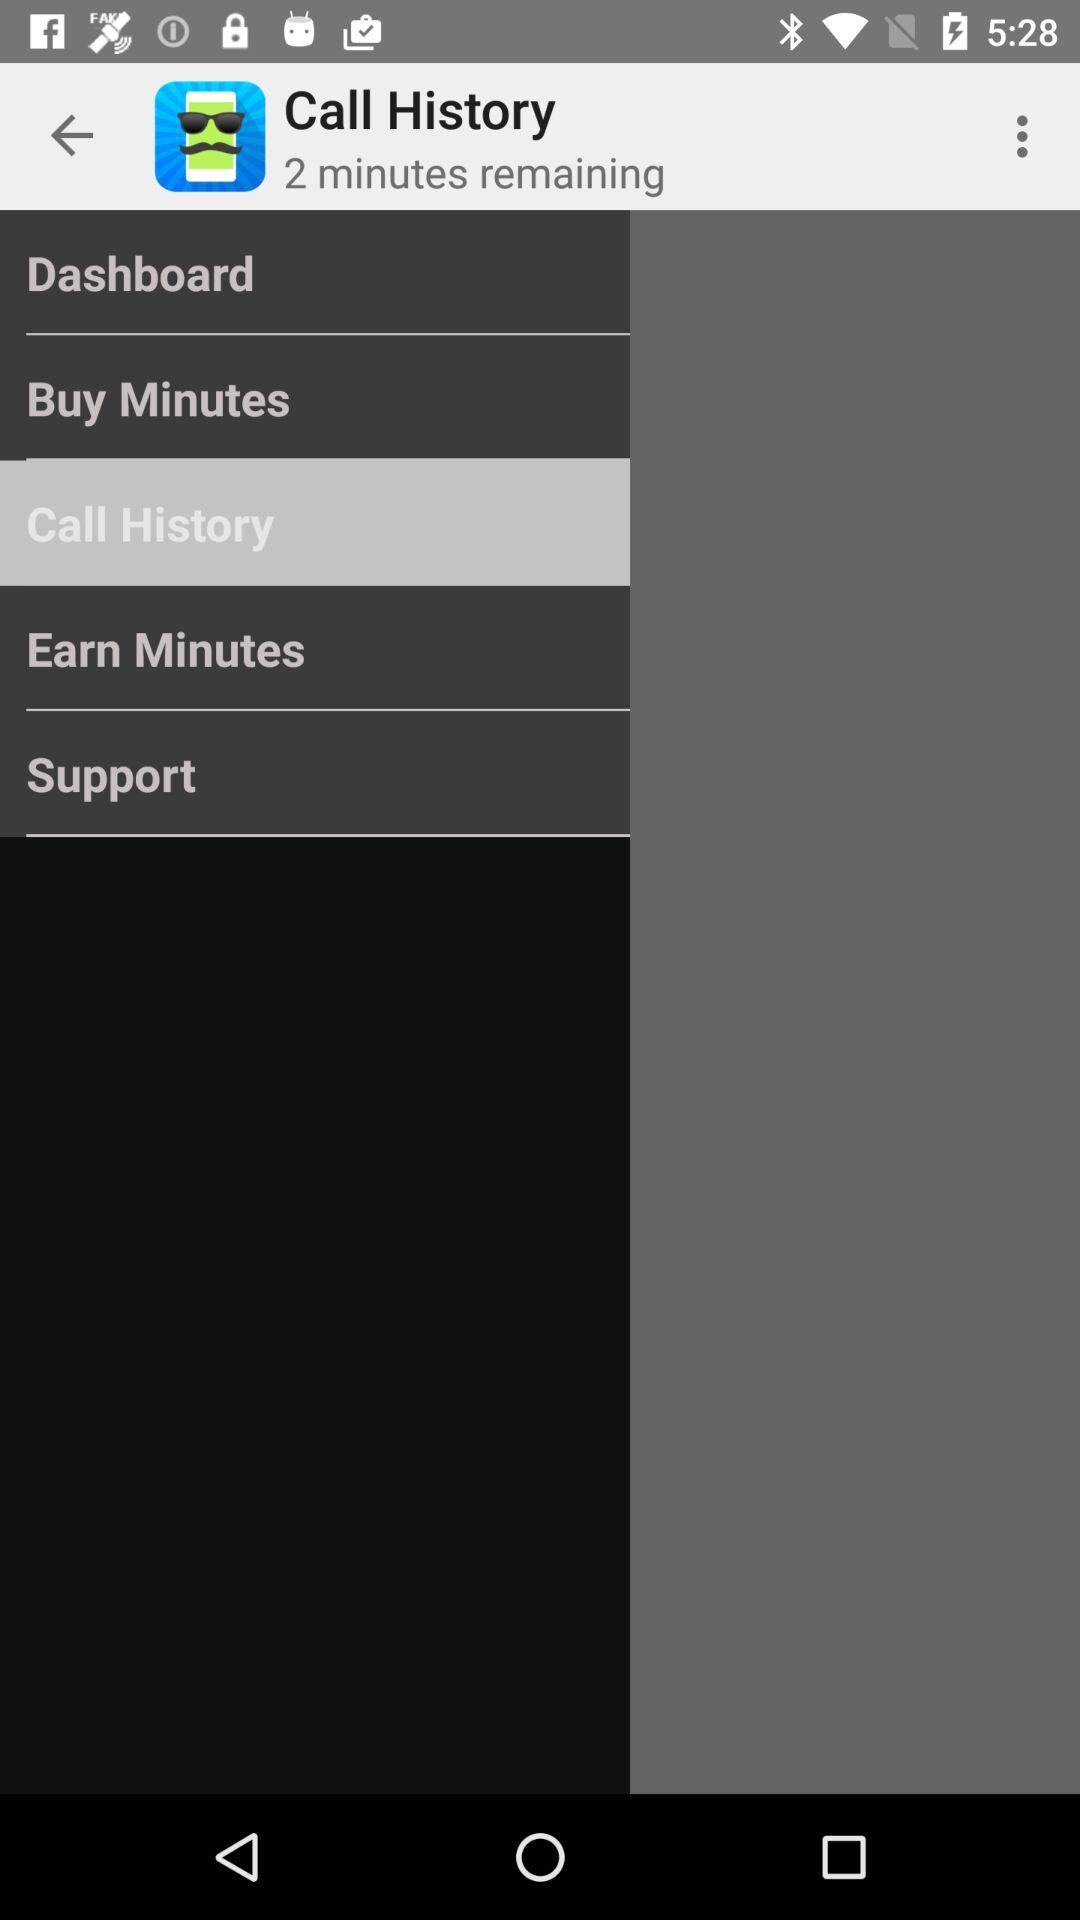  What do you see at coordinates (315, 272) in the screenshot?
I see `dashboard` at bounding box center [315, 272].